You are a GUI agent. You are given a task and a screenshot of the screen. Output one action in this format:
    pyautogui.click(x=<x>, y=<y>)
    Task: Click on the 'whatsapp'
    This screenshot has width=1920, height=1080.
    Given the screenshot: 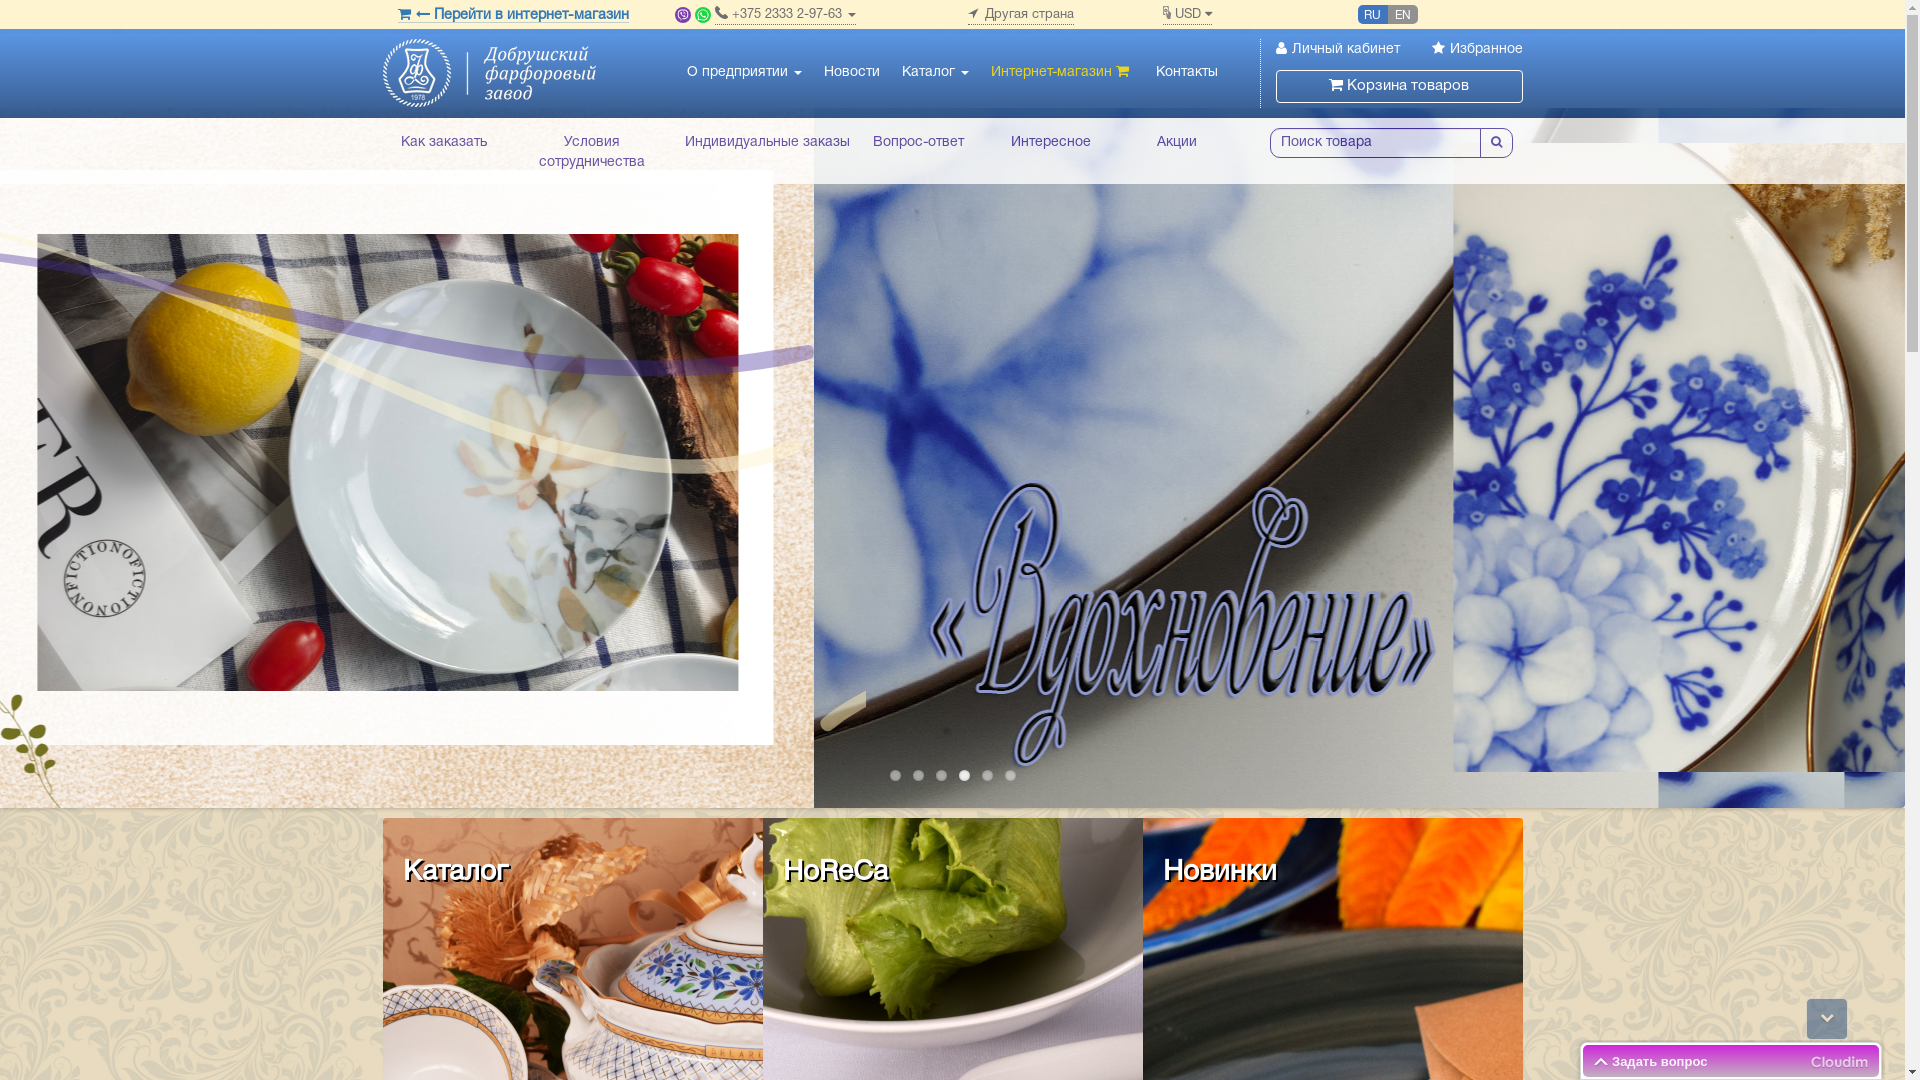 What is the action you would take?
    pyautogui.click(x=702, y=15)
    